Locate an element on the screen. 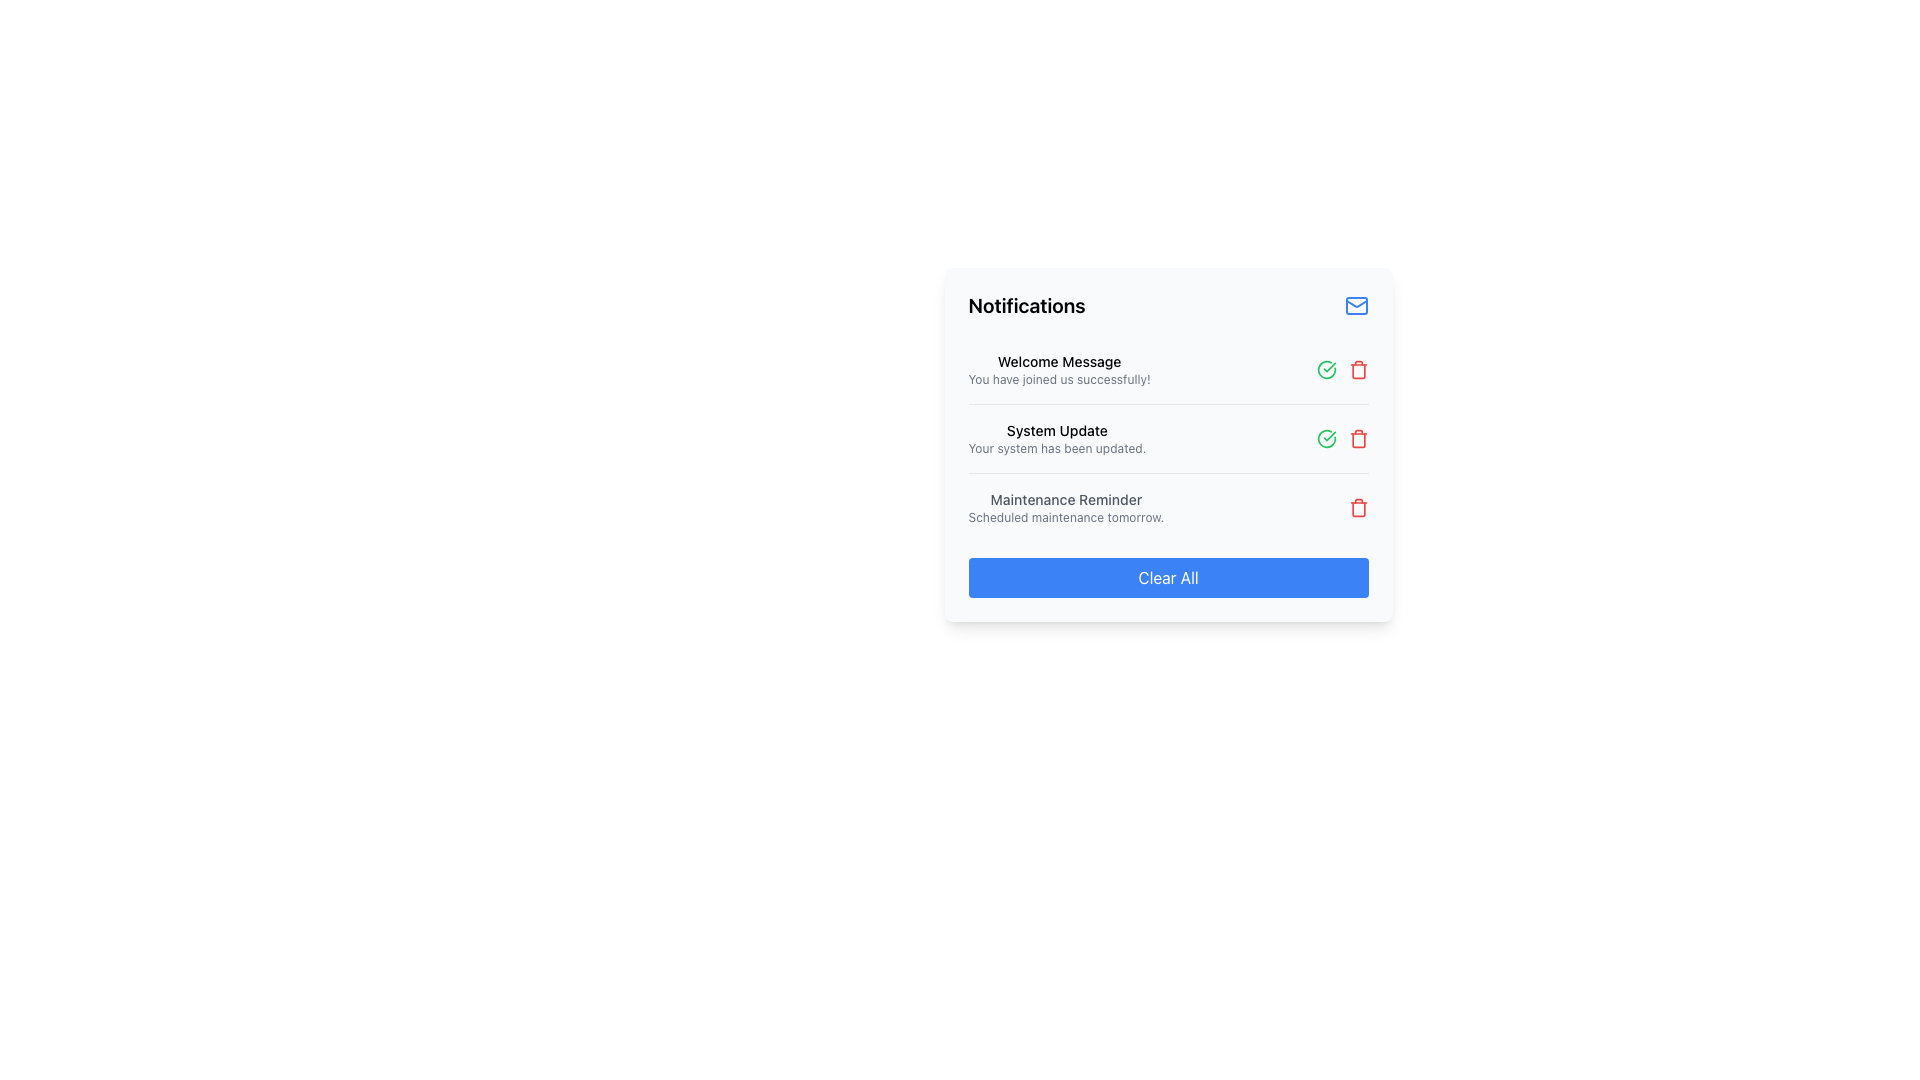 This screenshot has height=1080, width=1920. the delete button located to the right of the 'Maintenance Reminder' text is located at coordinates (1358, 370).